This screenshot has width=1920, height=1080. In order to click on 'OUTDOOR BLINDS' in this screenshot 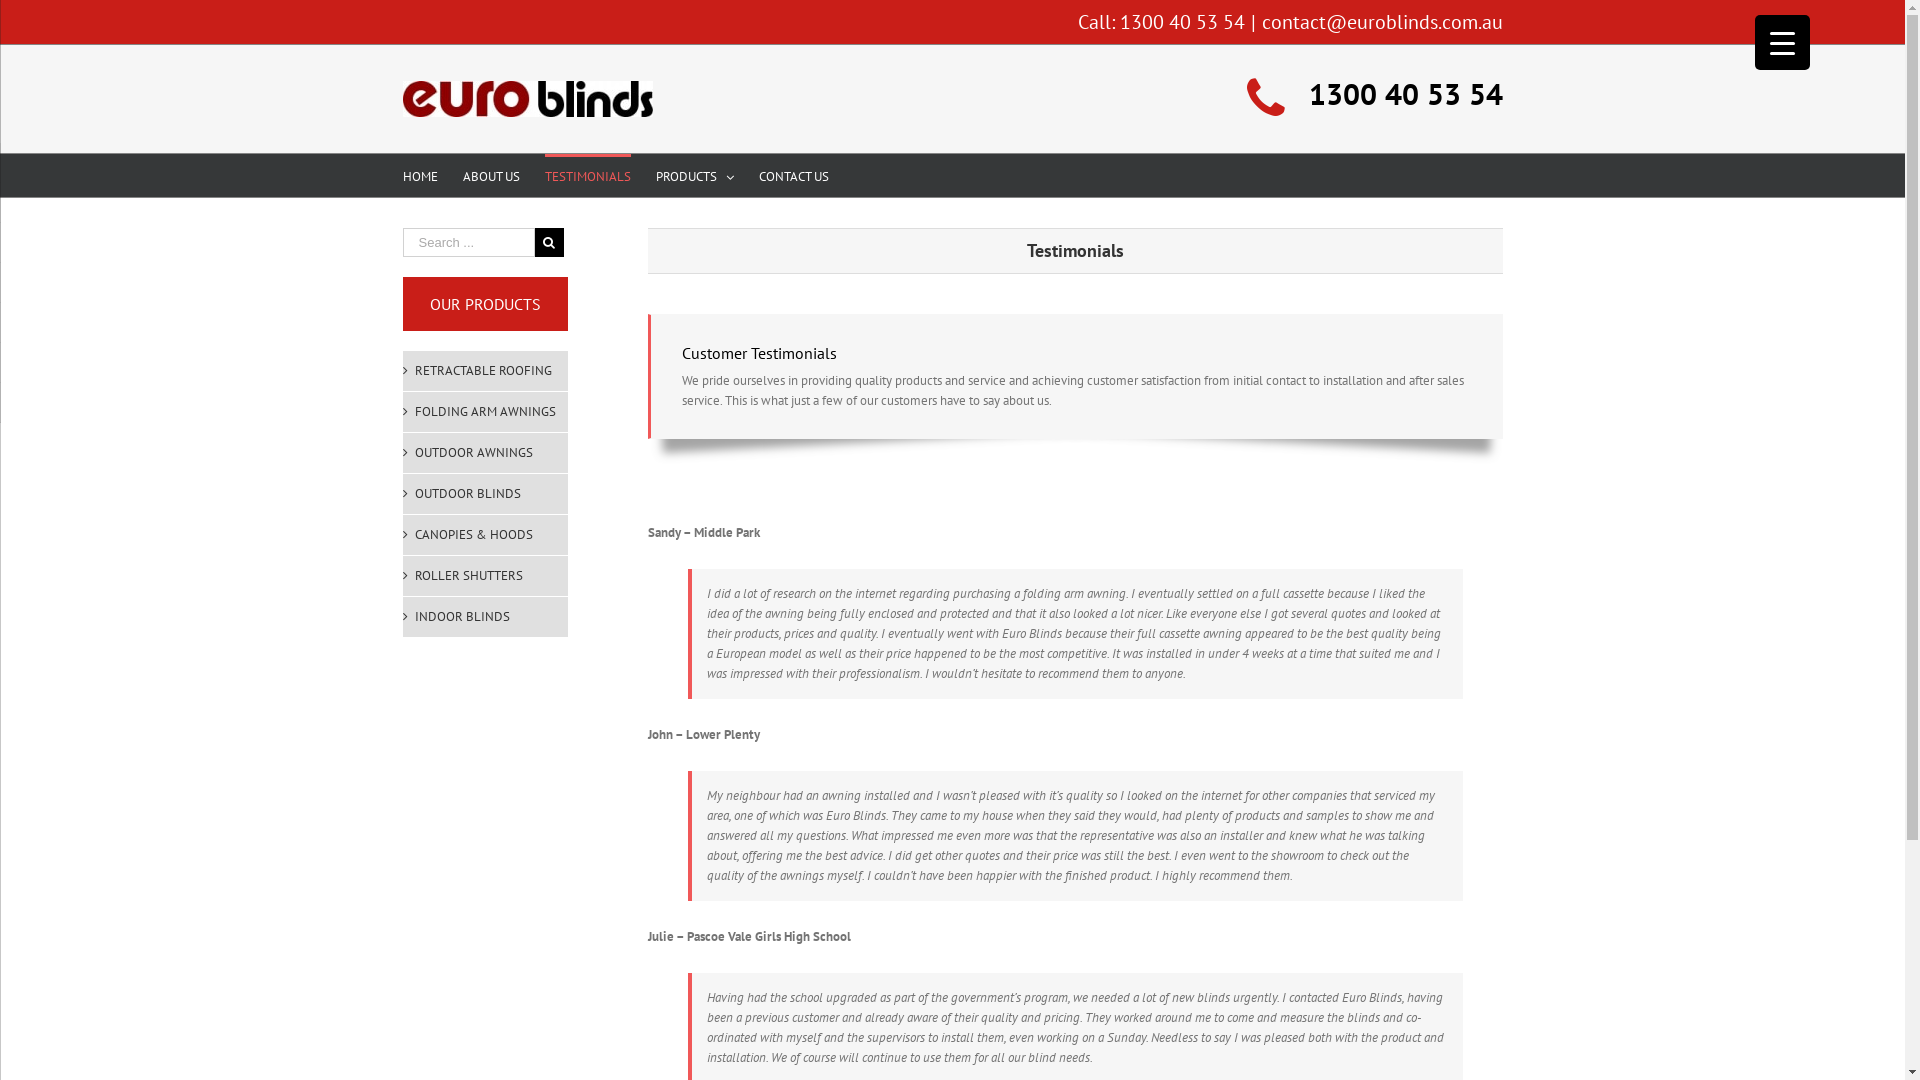, I will do `click(485, 493)`.